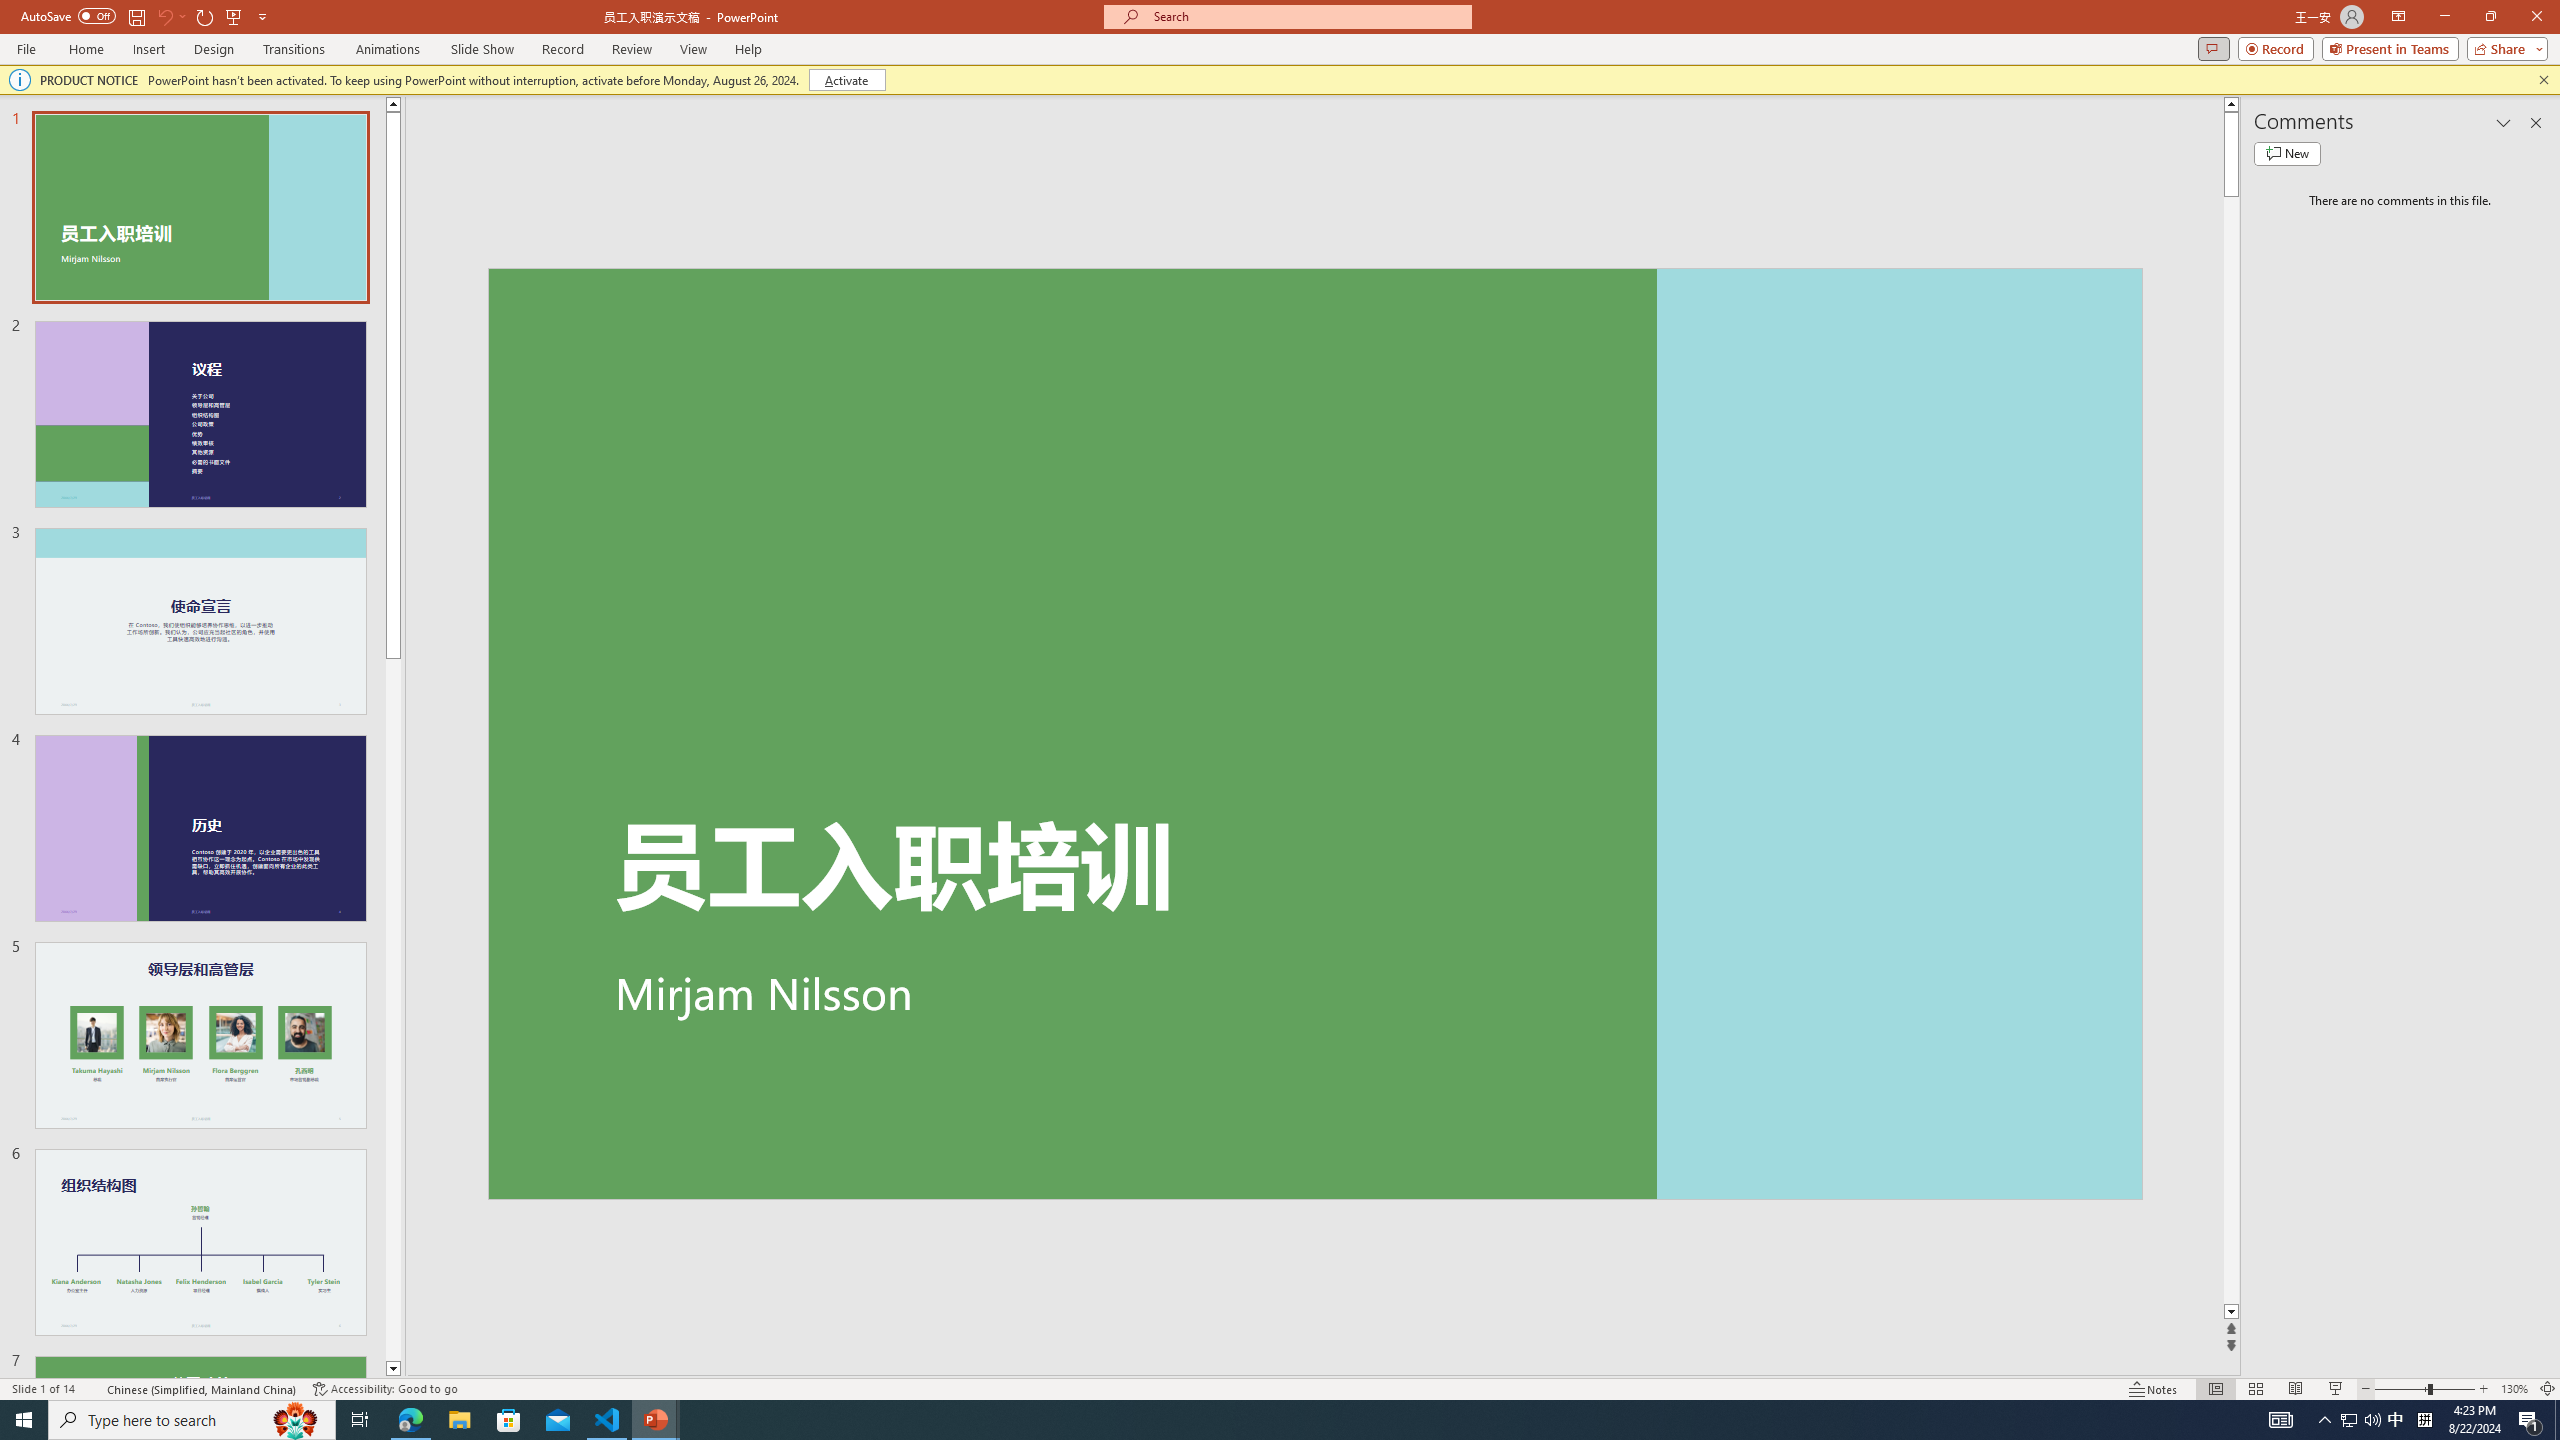 This screenshot has width=2560, height=1440. Describe the element at coordinates (2543, 78) in the screenshot. I see `'Close this message'` at that location.